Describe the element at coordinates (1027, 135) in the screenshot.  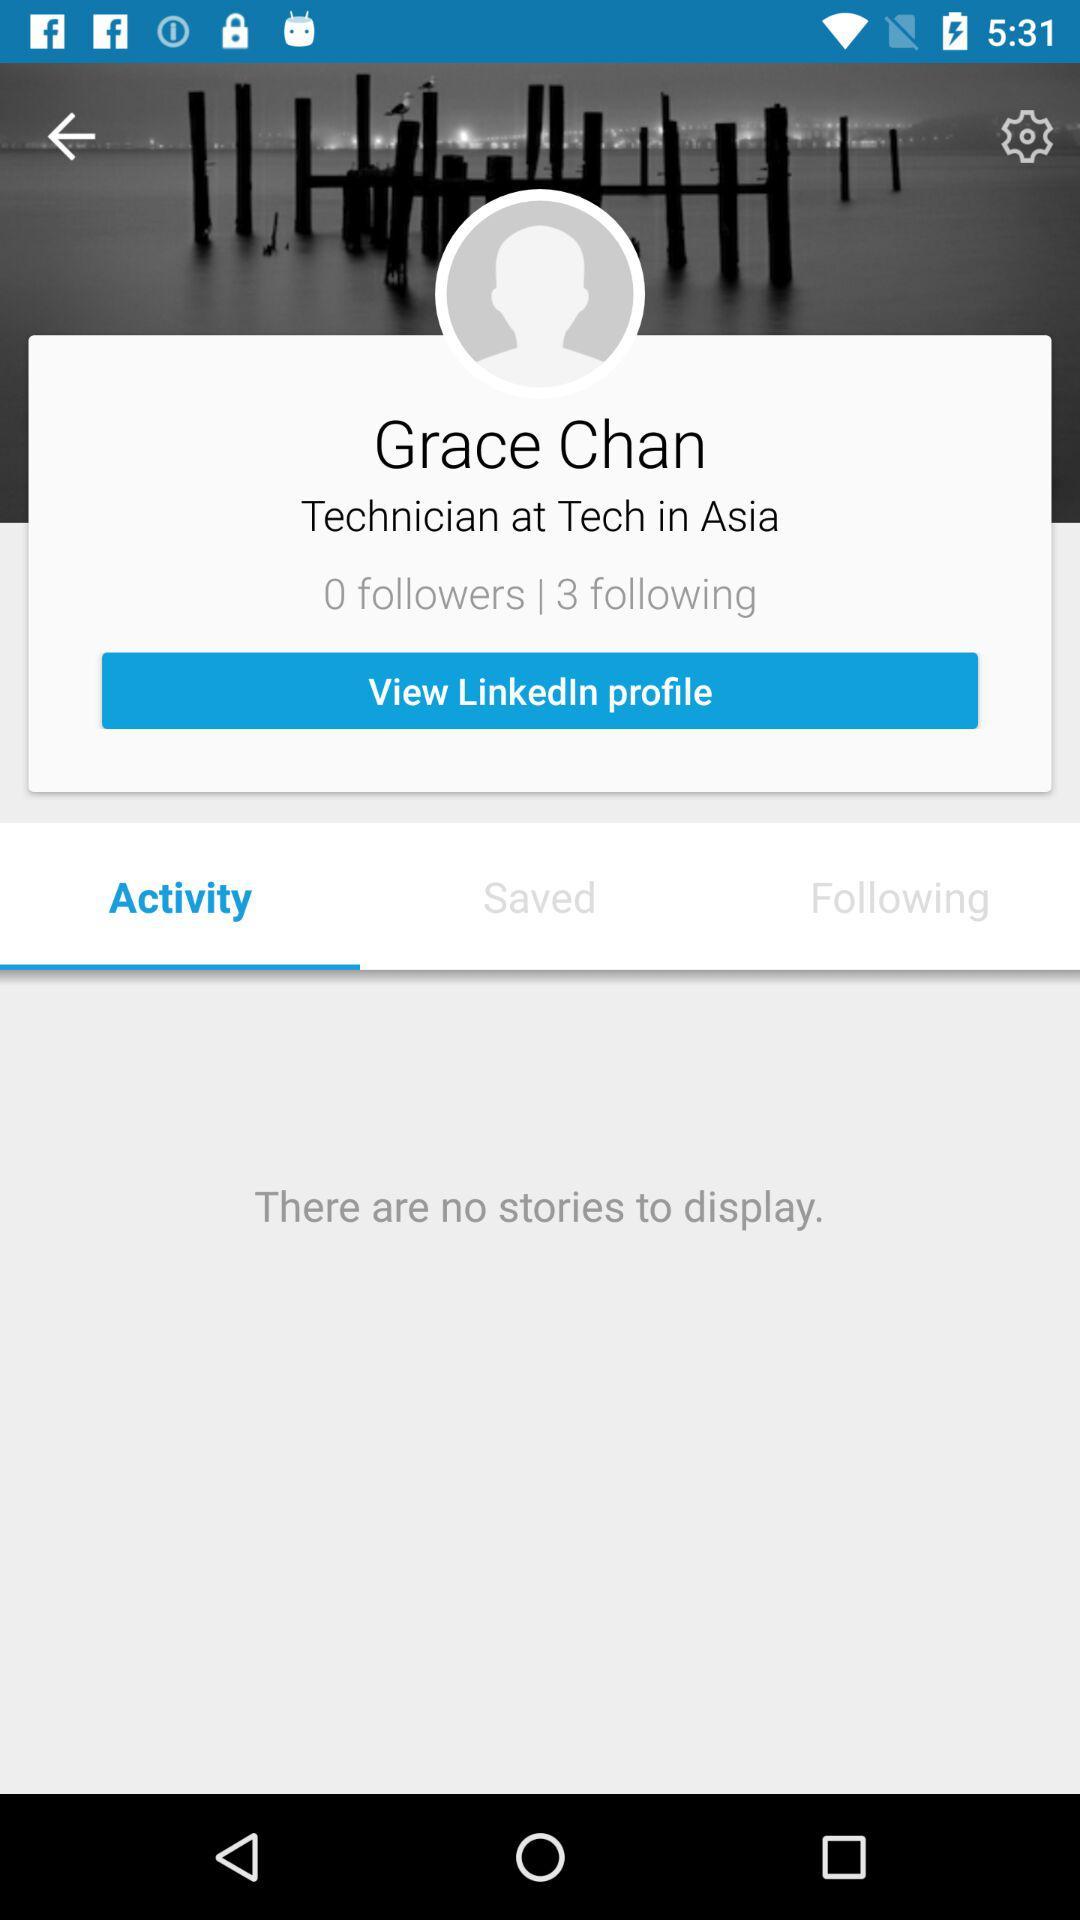
I see `the settings icon` at that location.